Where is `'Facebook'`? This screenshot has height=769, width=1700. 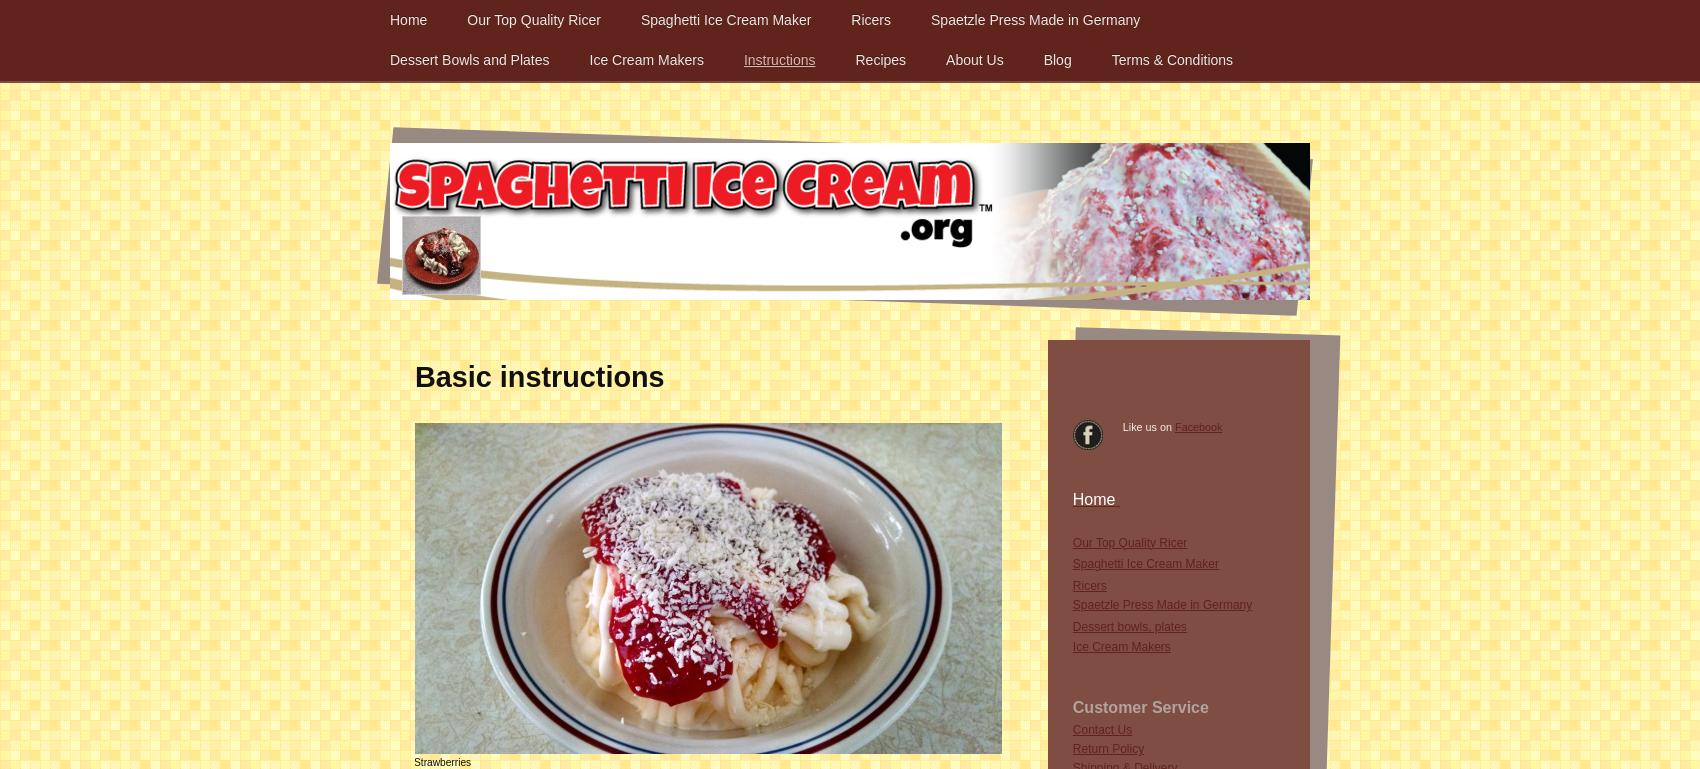 'Facebook' is located at coordinates (1174, 425).